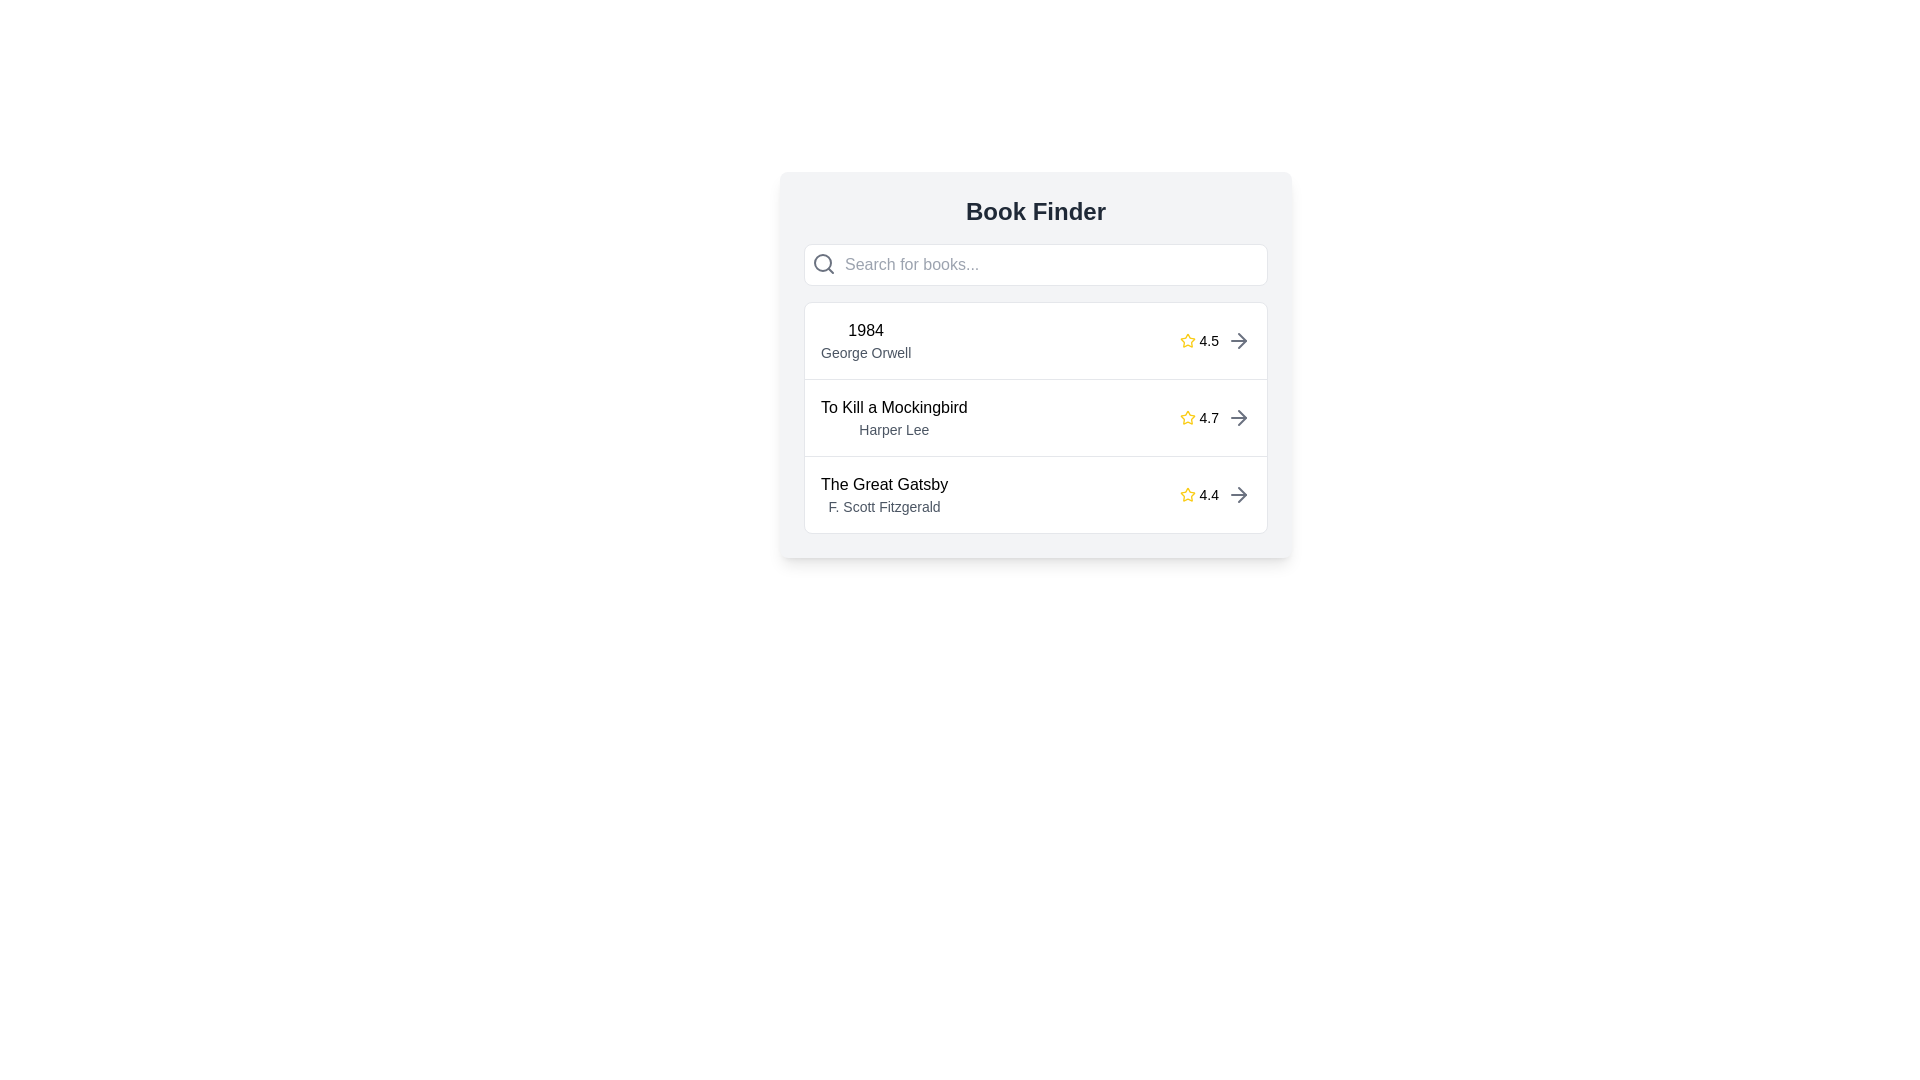  I want to click on the list item containing the title 'To Kill a Mockingbird' and subtitle 'Harper Lee', which is the second entry in a vertical list of books, so click(893, 416).